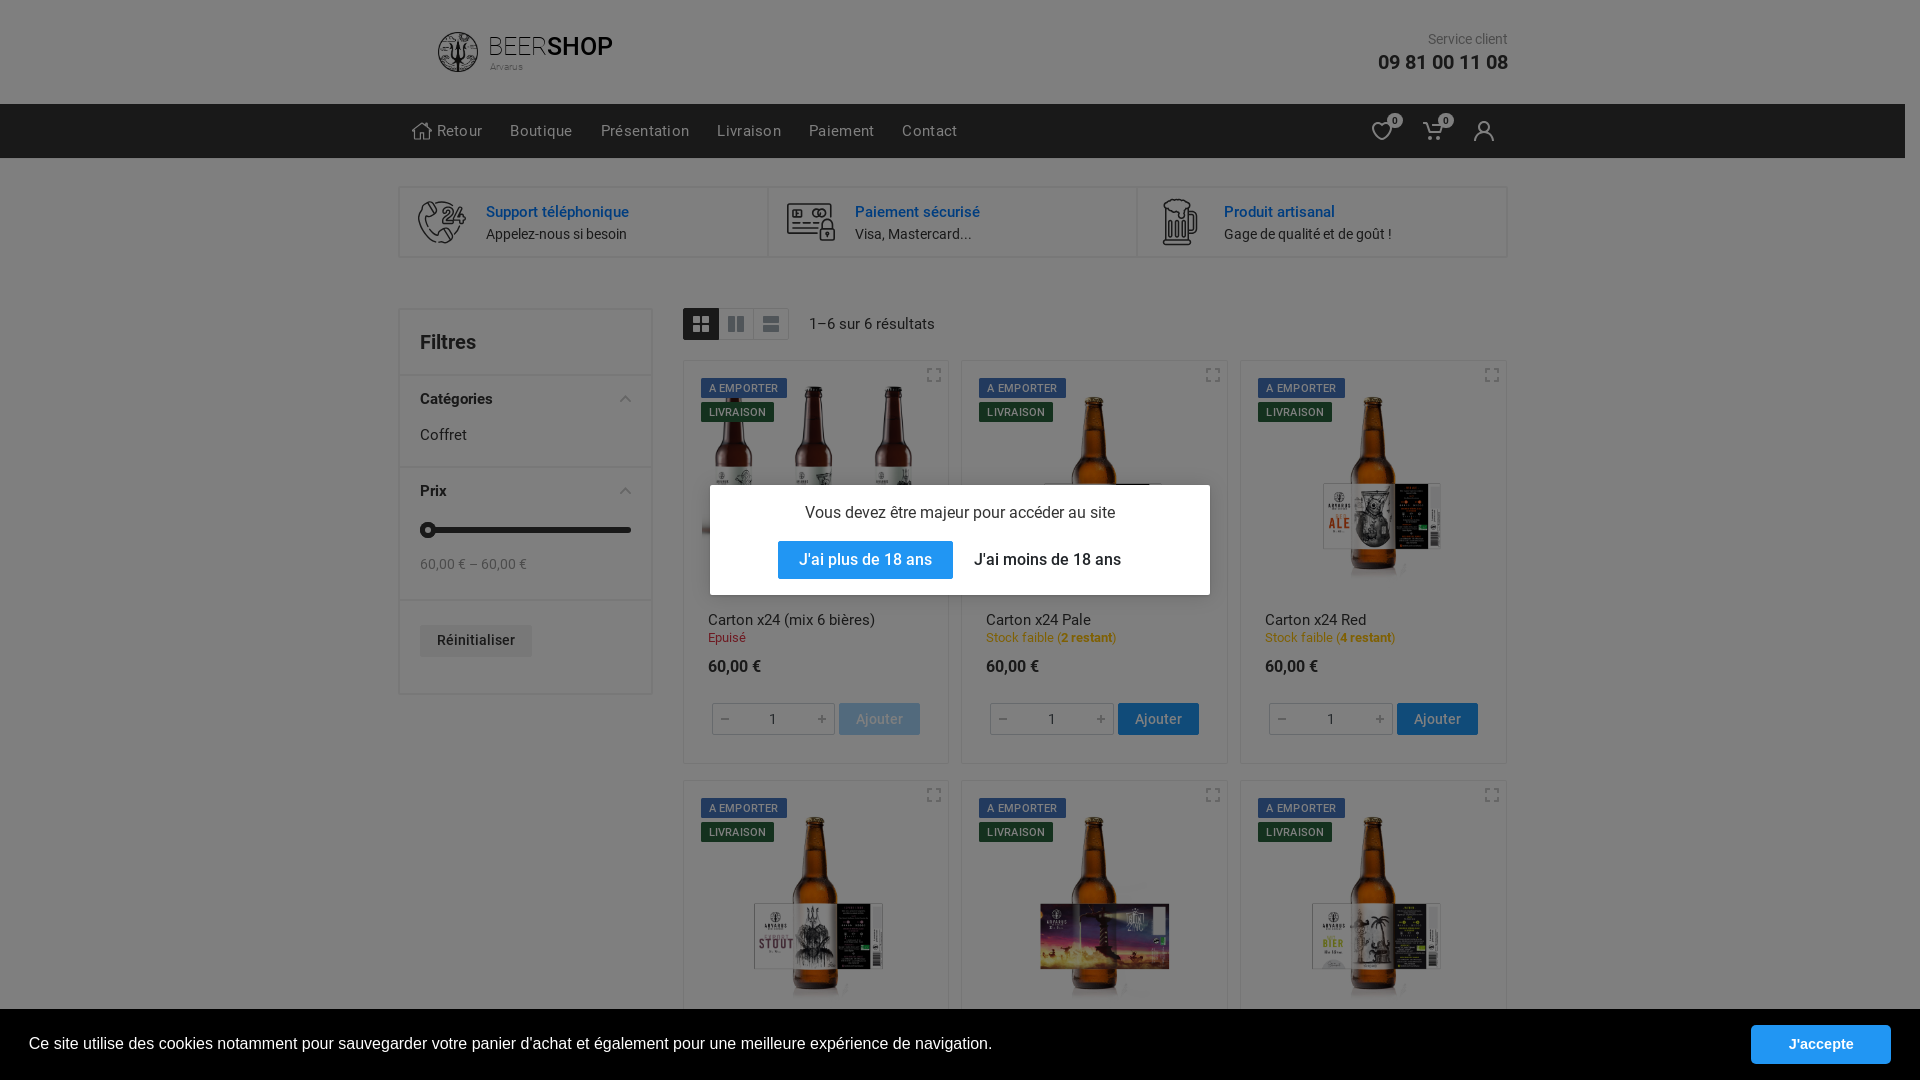 The width and height of the screenshot is (1920, 1080). What do you see at coordinates (525, 434) in the screenshot?
I see `'Coffret'` at bounding box center [525, 434].